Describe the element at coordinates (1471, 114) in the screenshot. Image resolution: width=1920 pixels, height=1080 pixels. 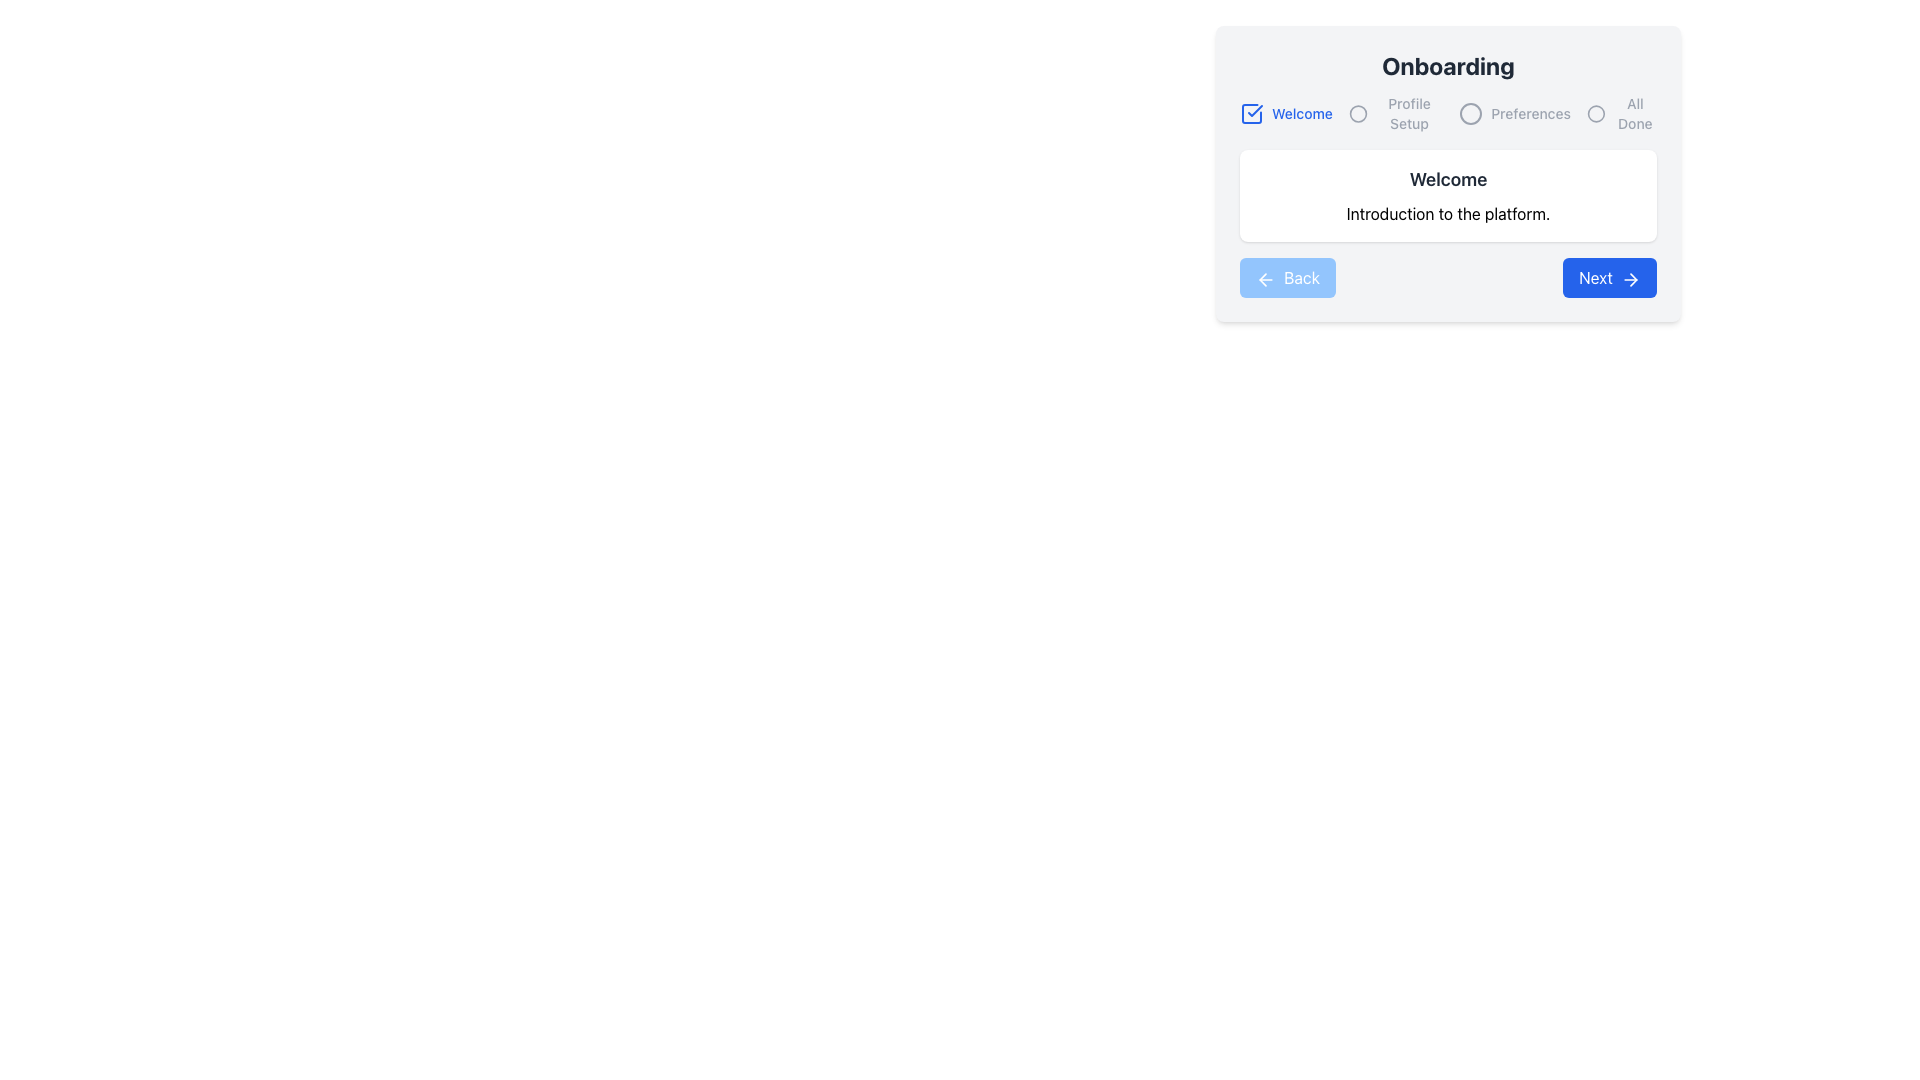
I see `the circular icon located third from the left in the navigation bar, next to the 'Preferences' label` at that location.